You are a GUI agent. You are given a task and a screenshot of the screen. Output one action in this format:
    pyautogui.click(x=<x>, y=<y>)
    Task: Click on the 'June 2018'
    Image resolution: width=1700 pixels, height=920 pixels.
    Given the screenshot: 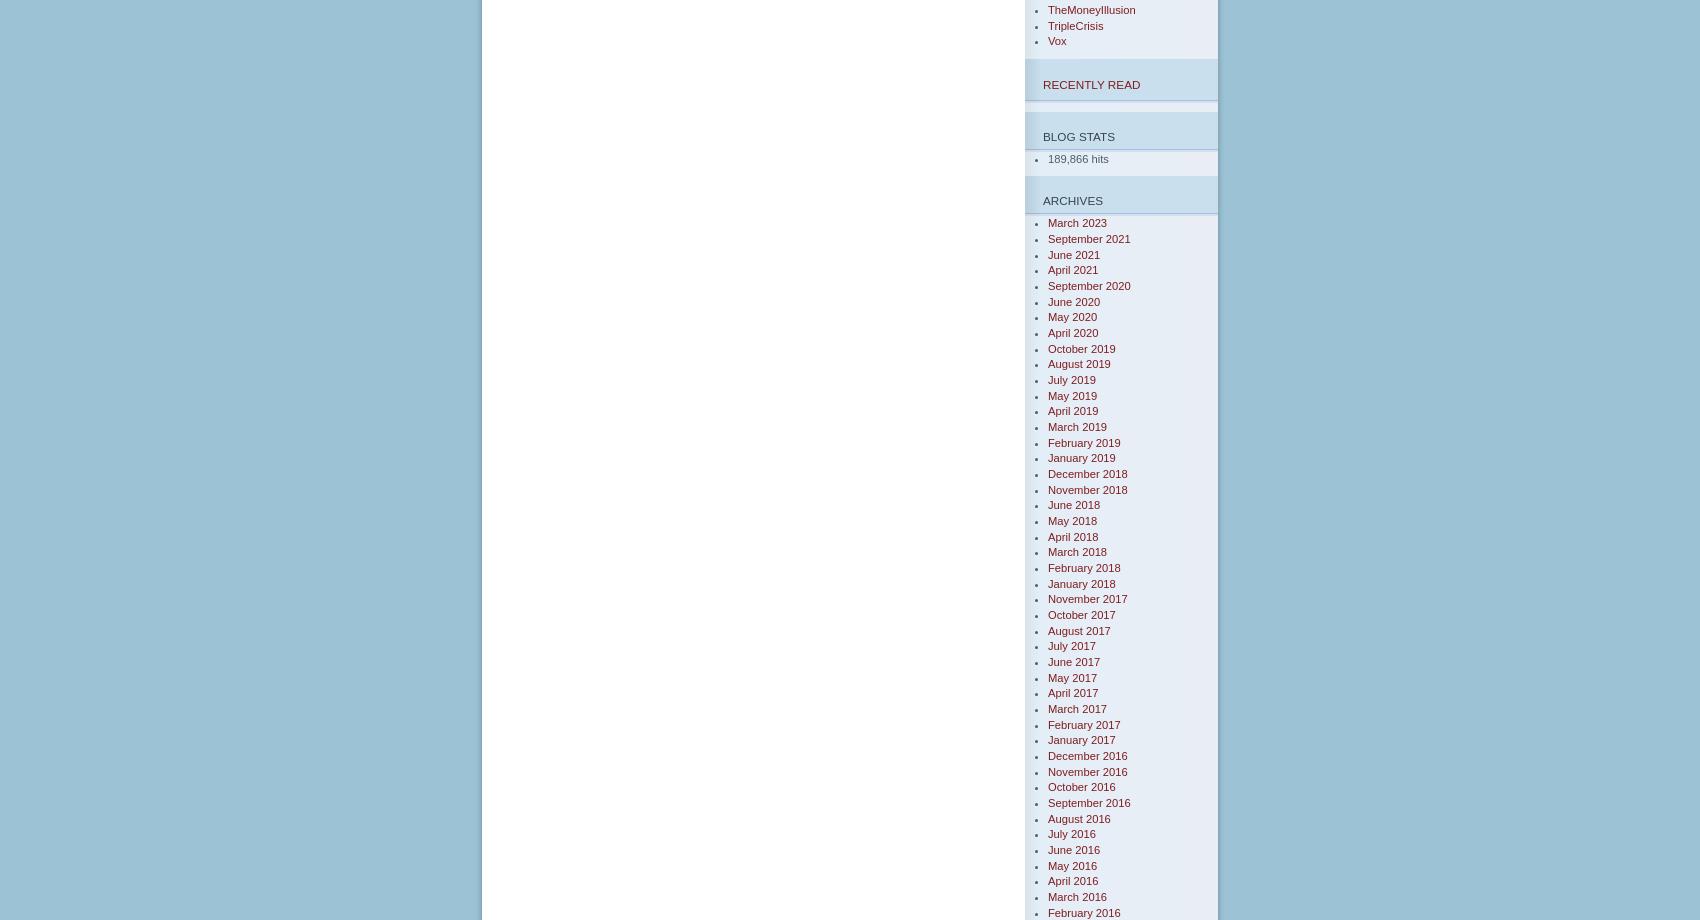 What is the action you would take?
    pyautogui.click(x=1074, y=504)
    